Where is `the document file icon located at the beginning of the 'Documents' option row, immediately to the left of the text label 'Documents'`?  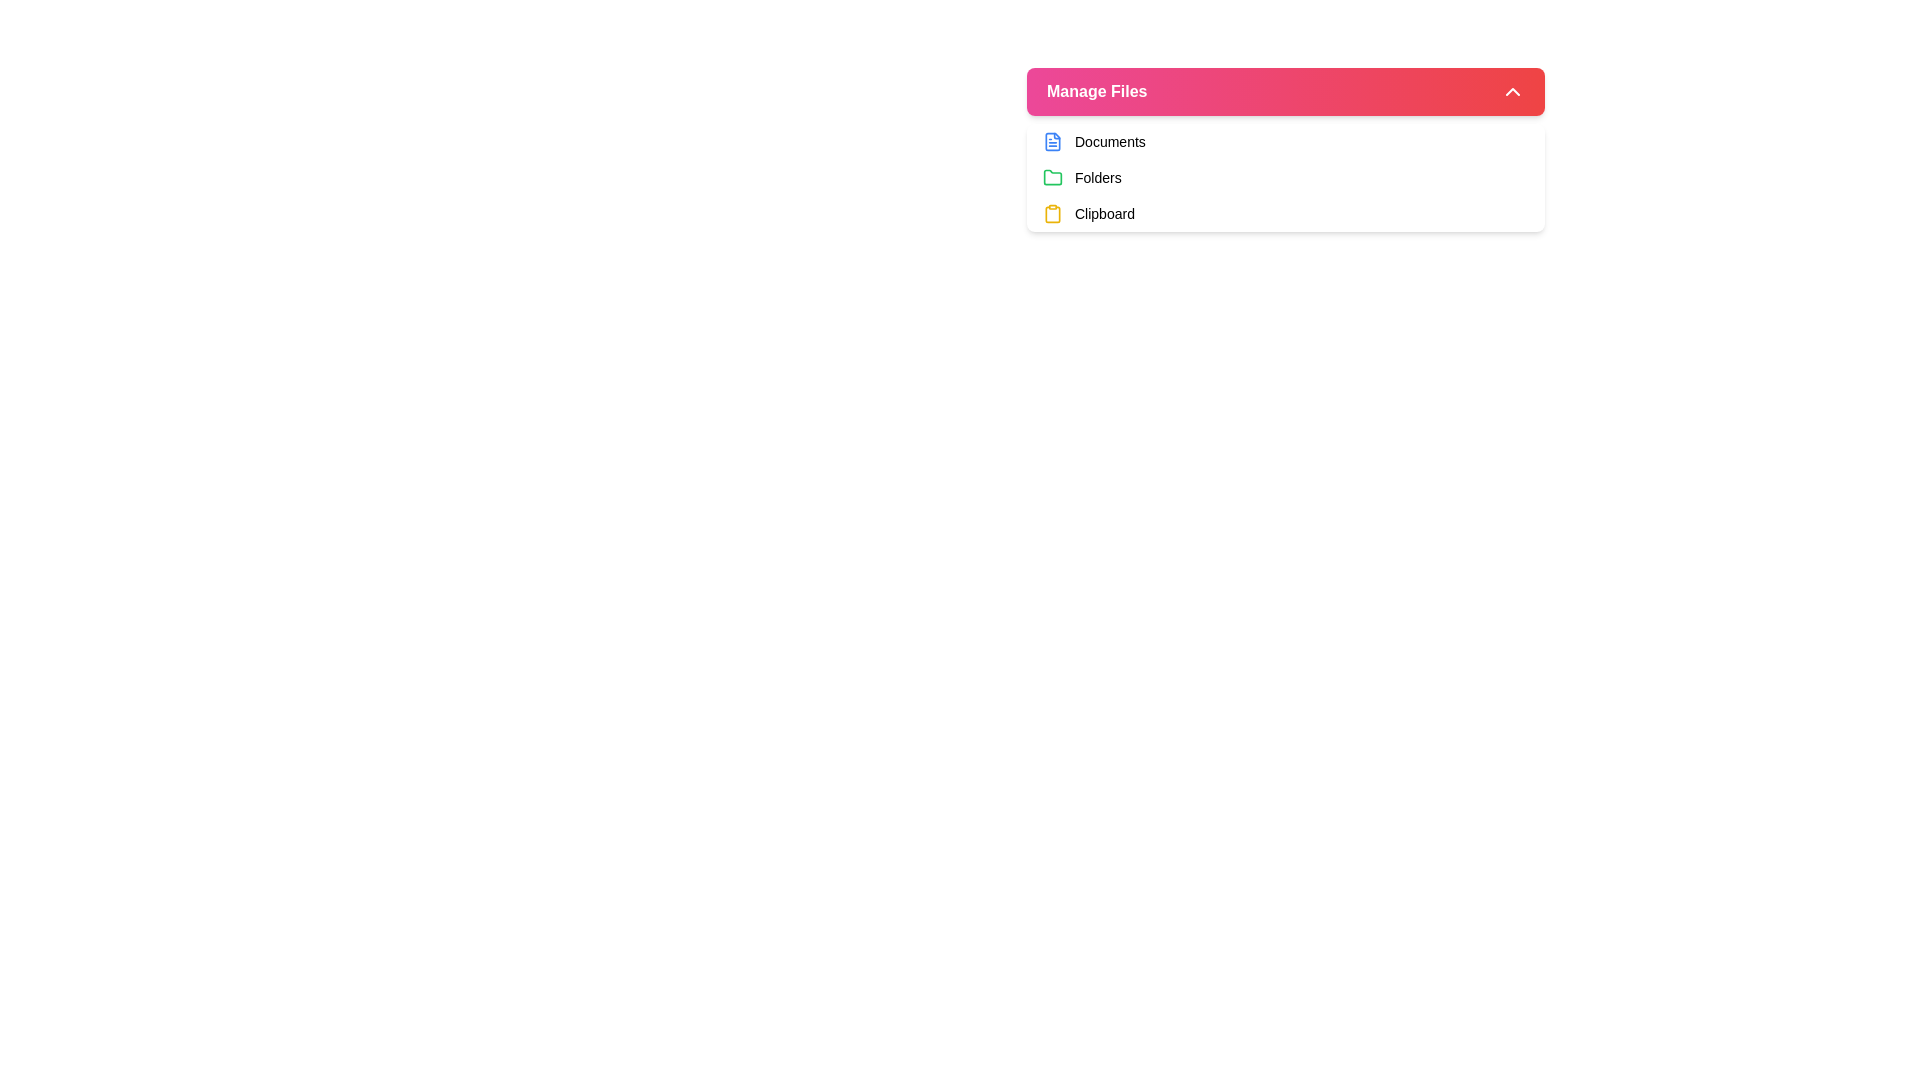
the document file icon located at the beginning of the 'Documents' option row, immediately to the left of the text label 'Documents' is located at coordinates (1051, 141).